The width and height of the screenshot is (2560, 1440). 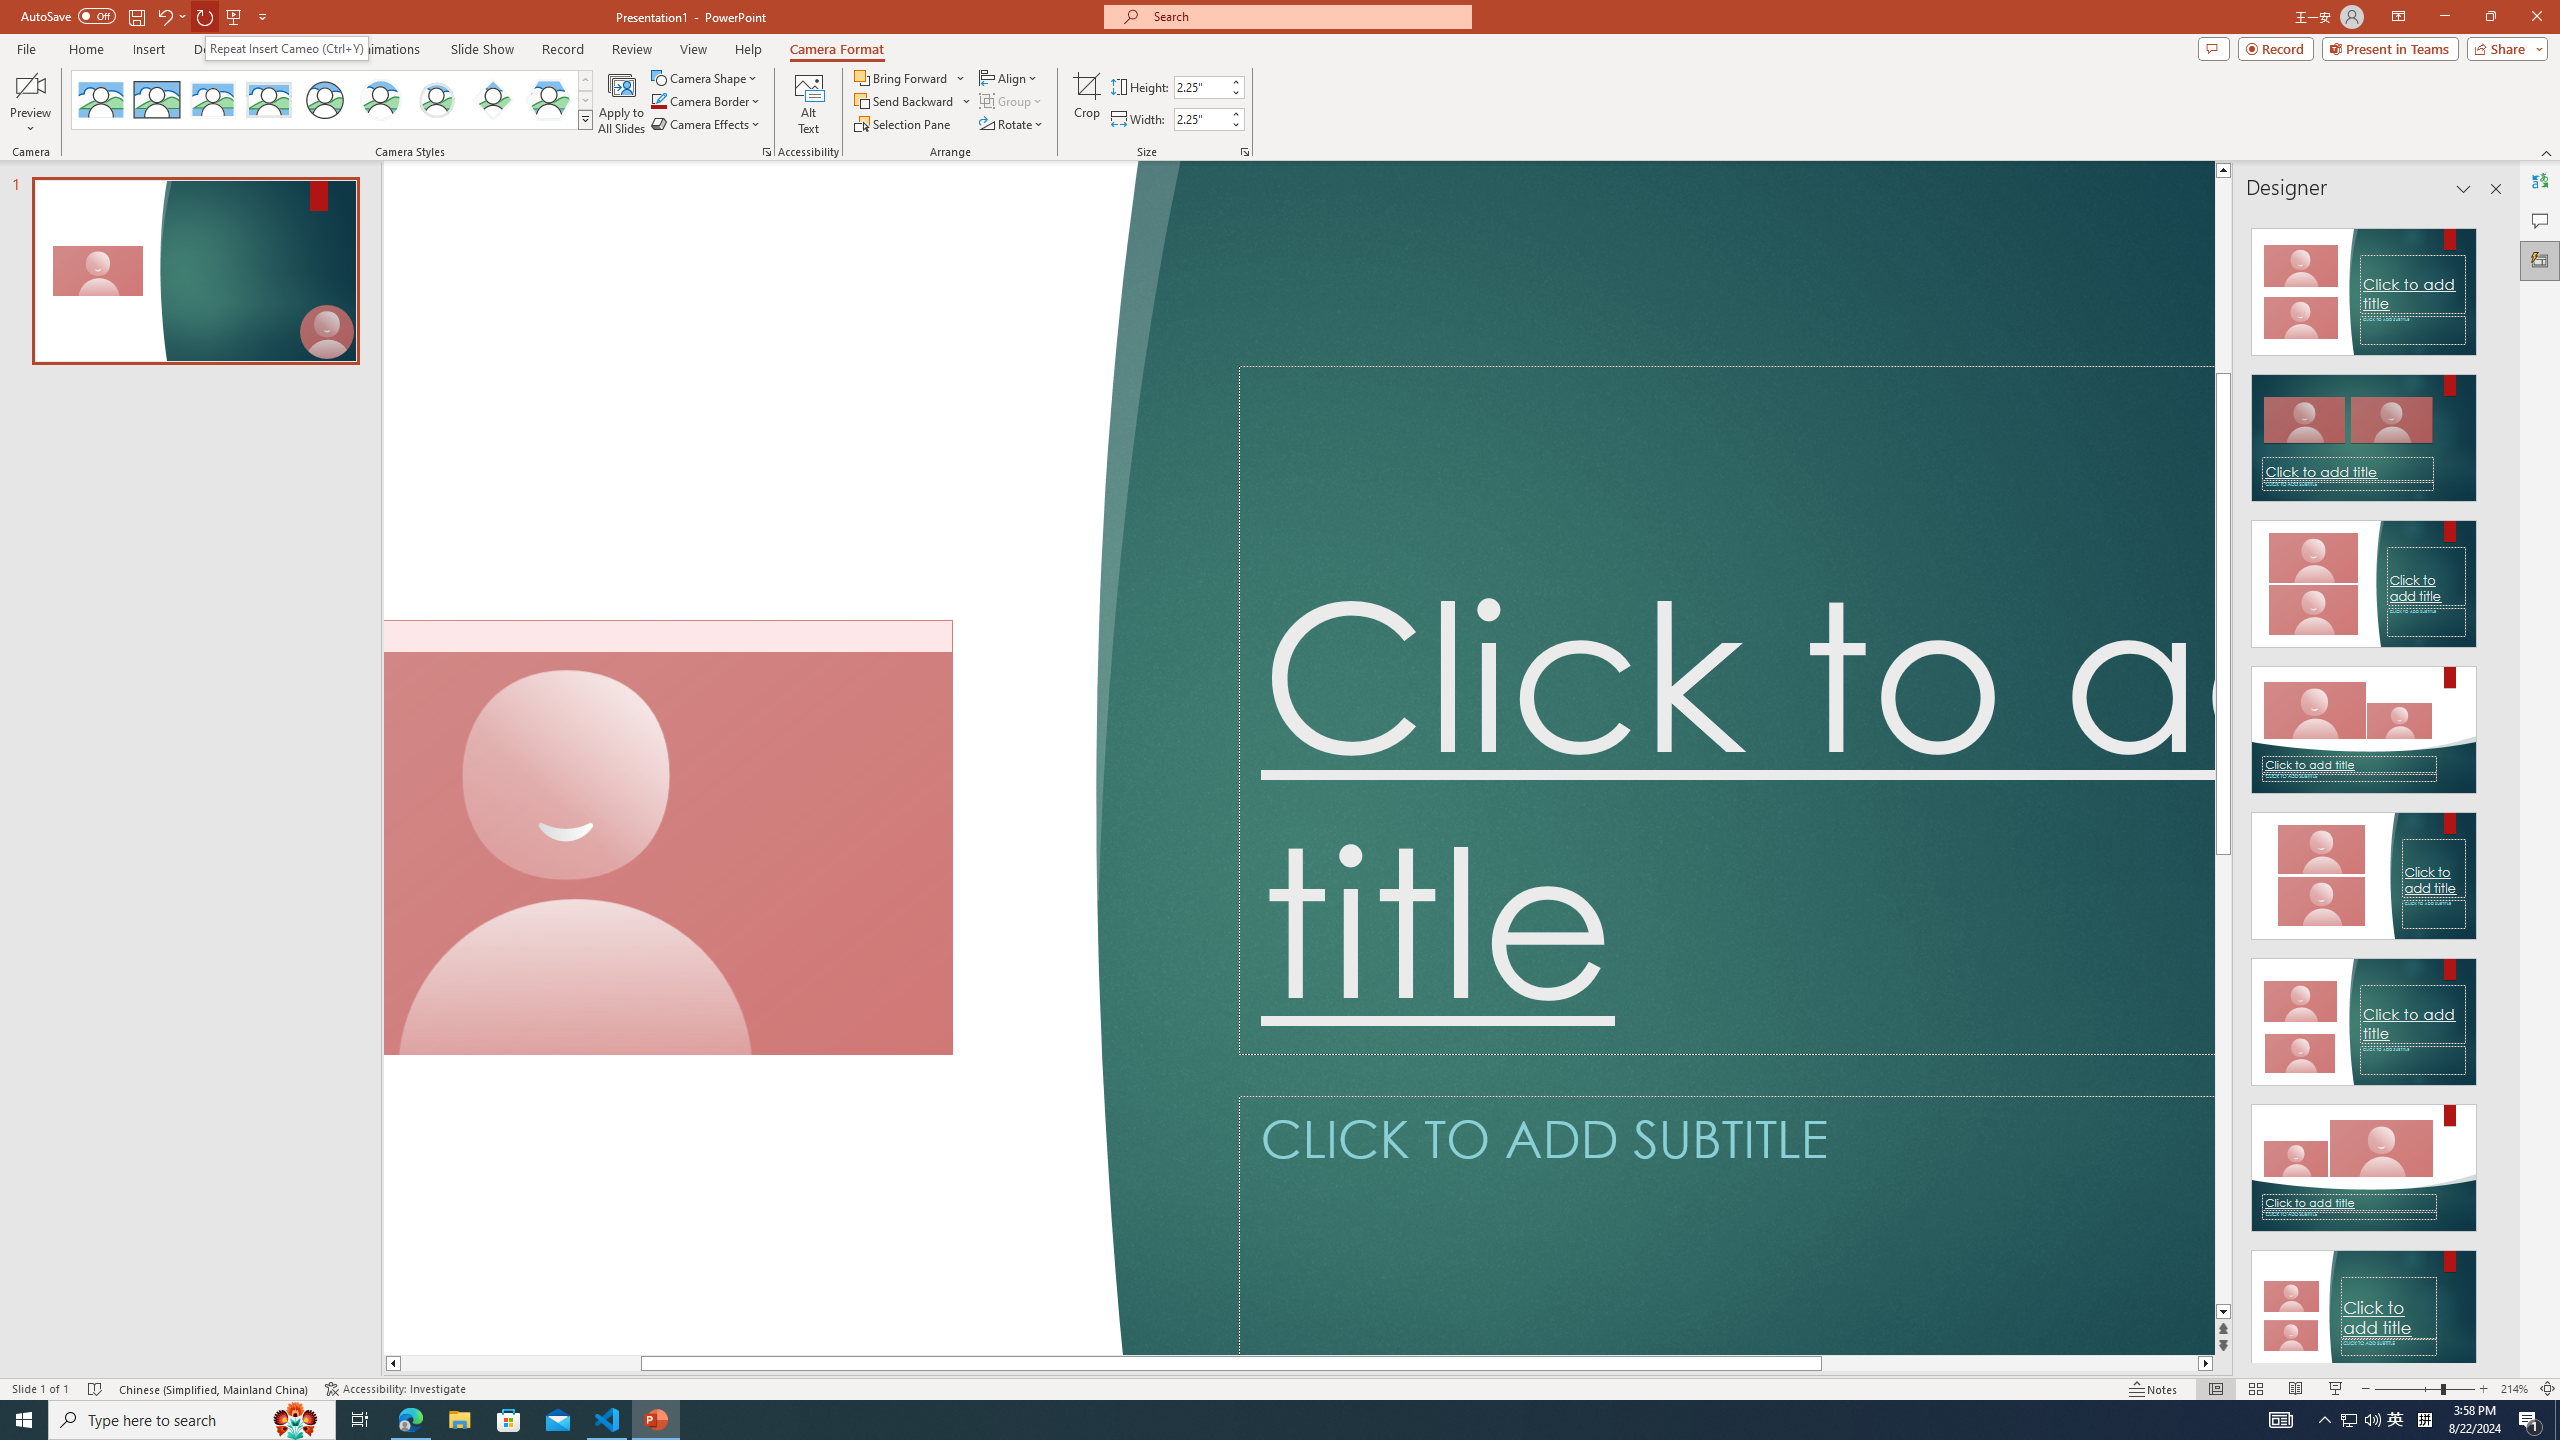 What do you see at coordinates (586, 118) in the screenshot?
I see `'Camera Styles'` at bounding box center [586, 118].